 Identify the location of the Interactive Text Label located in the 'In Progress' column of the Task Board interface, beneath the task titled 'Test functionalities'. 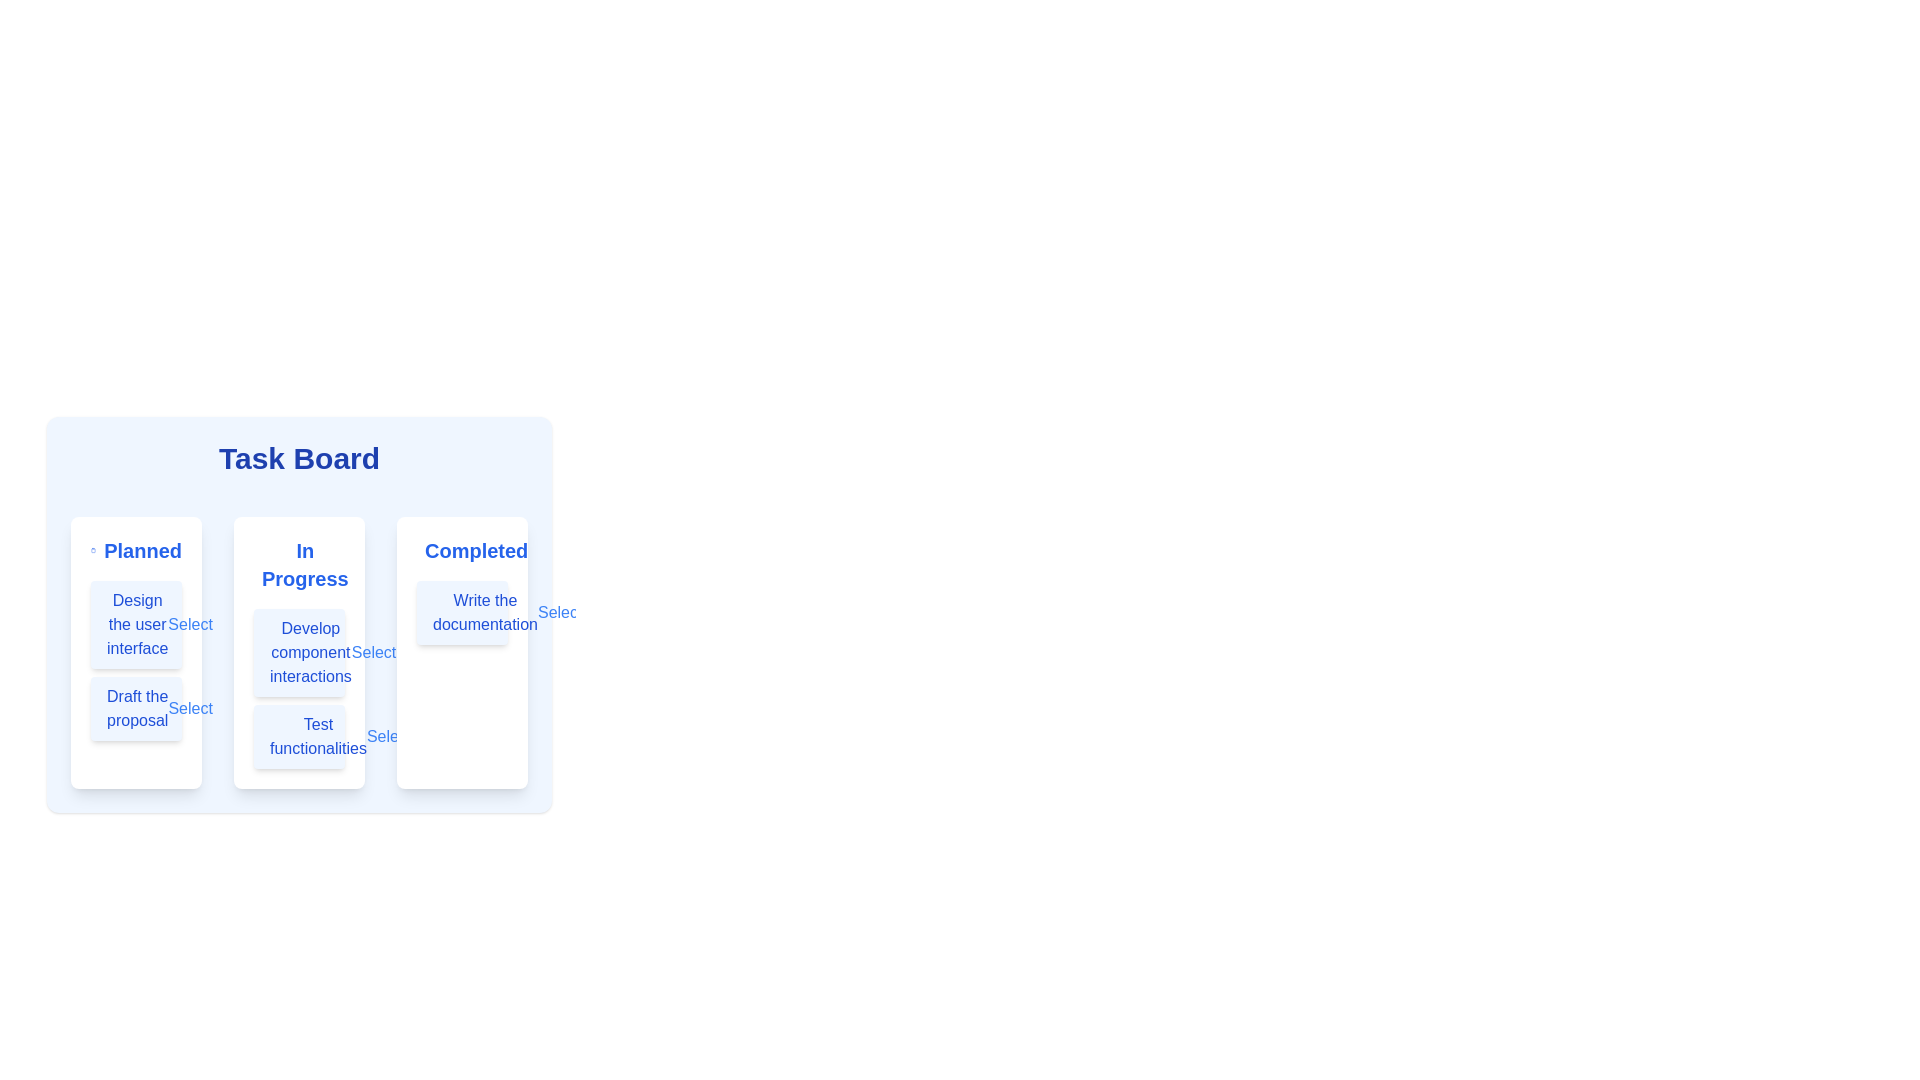
(389, 736).